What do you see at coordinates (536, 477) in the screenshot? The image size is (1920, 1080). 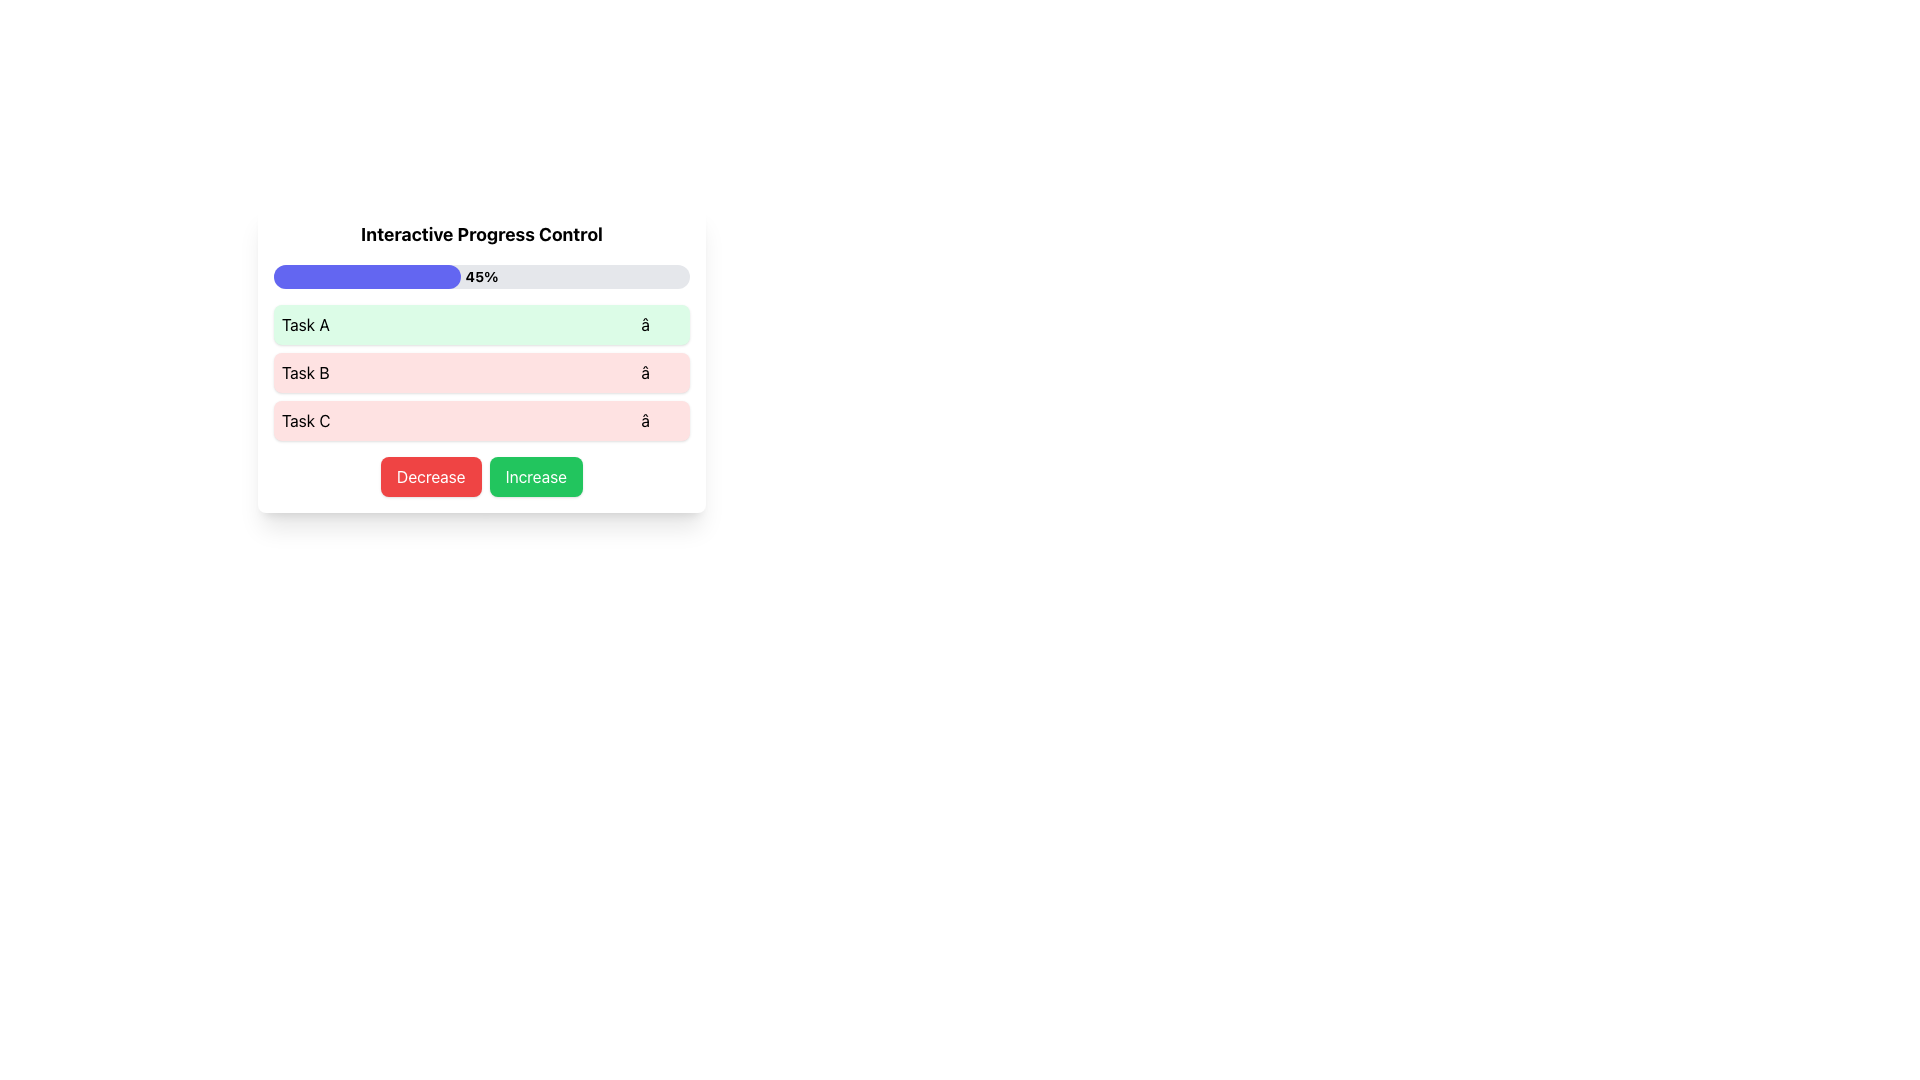 I see `the 'Increase' button with a green background and white text to trigger hover effects` at bounding box center [536, 477].